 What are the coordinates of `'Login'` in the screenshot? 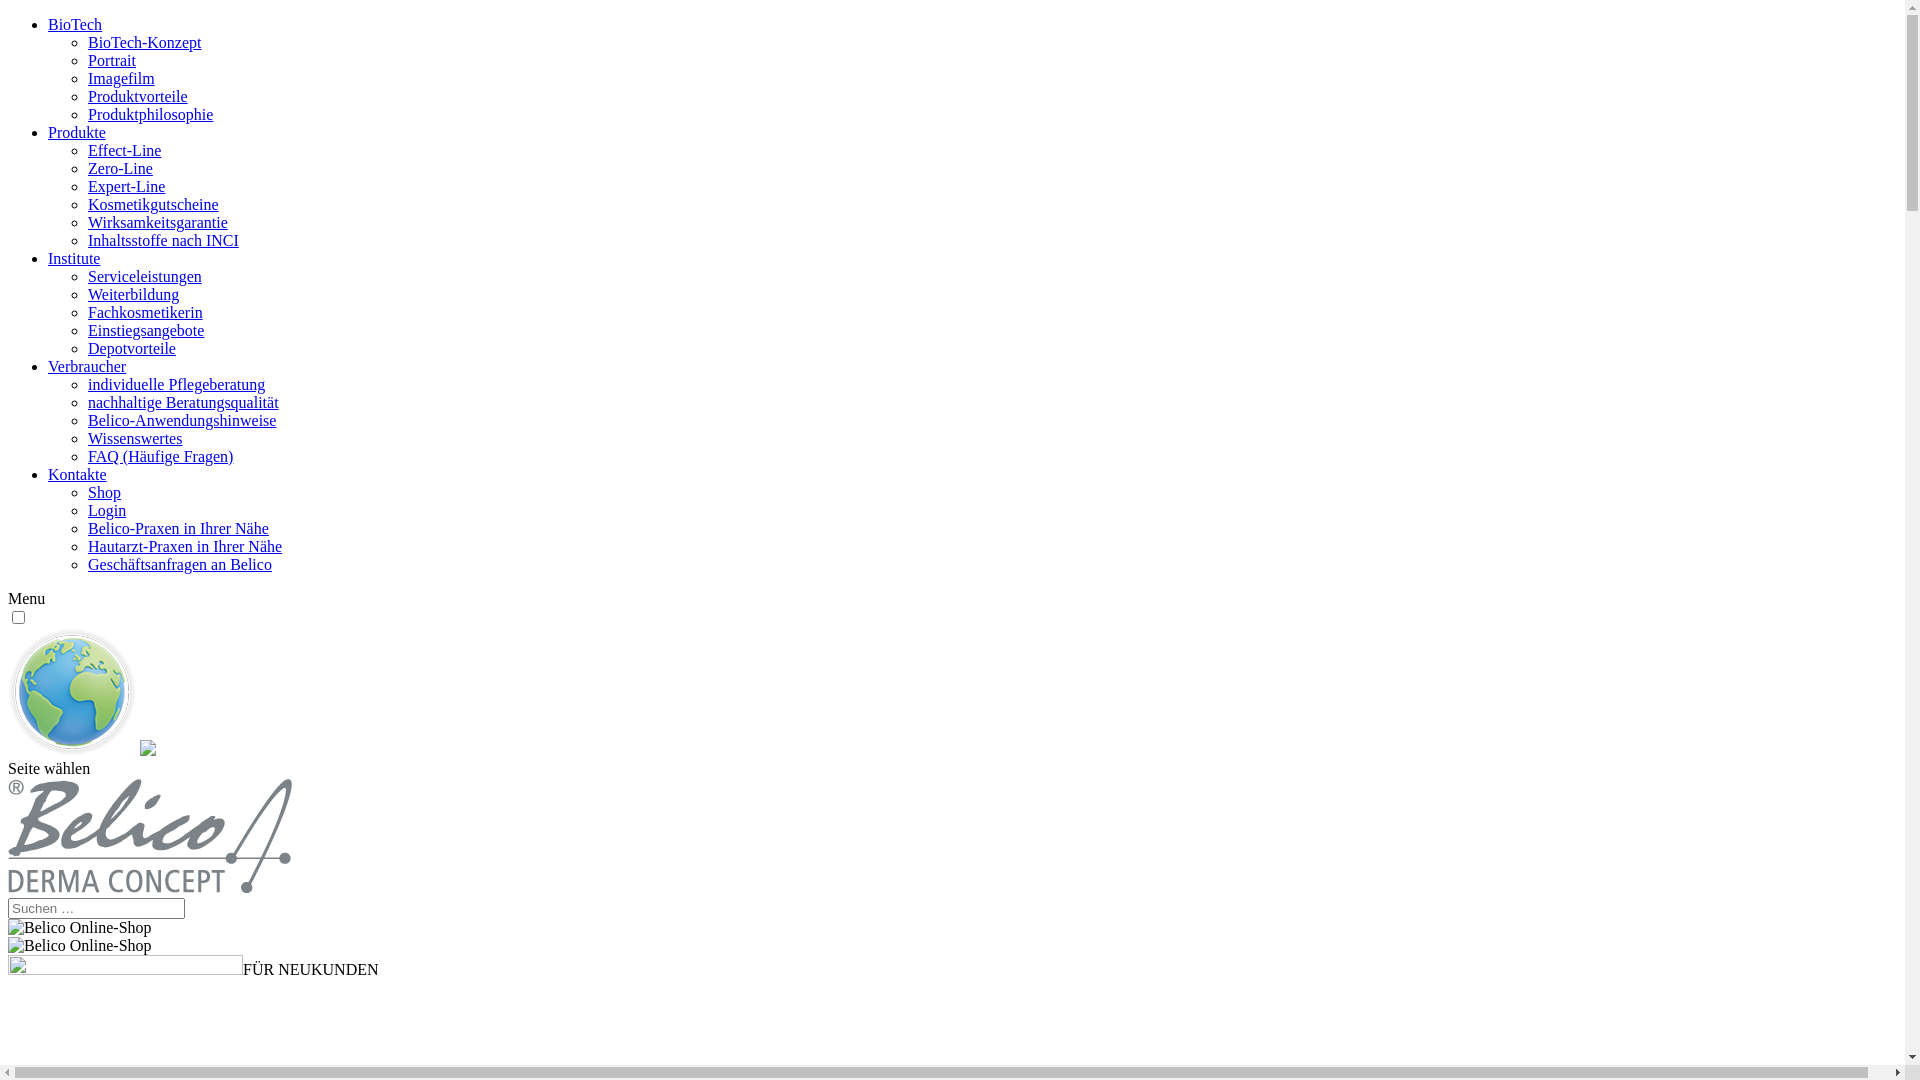 It's located at (105, 509).